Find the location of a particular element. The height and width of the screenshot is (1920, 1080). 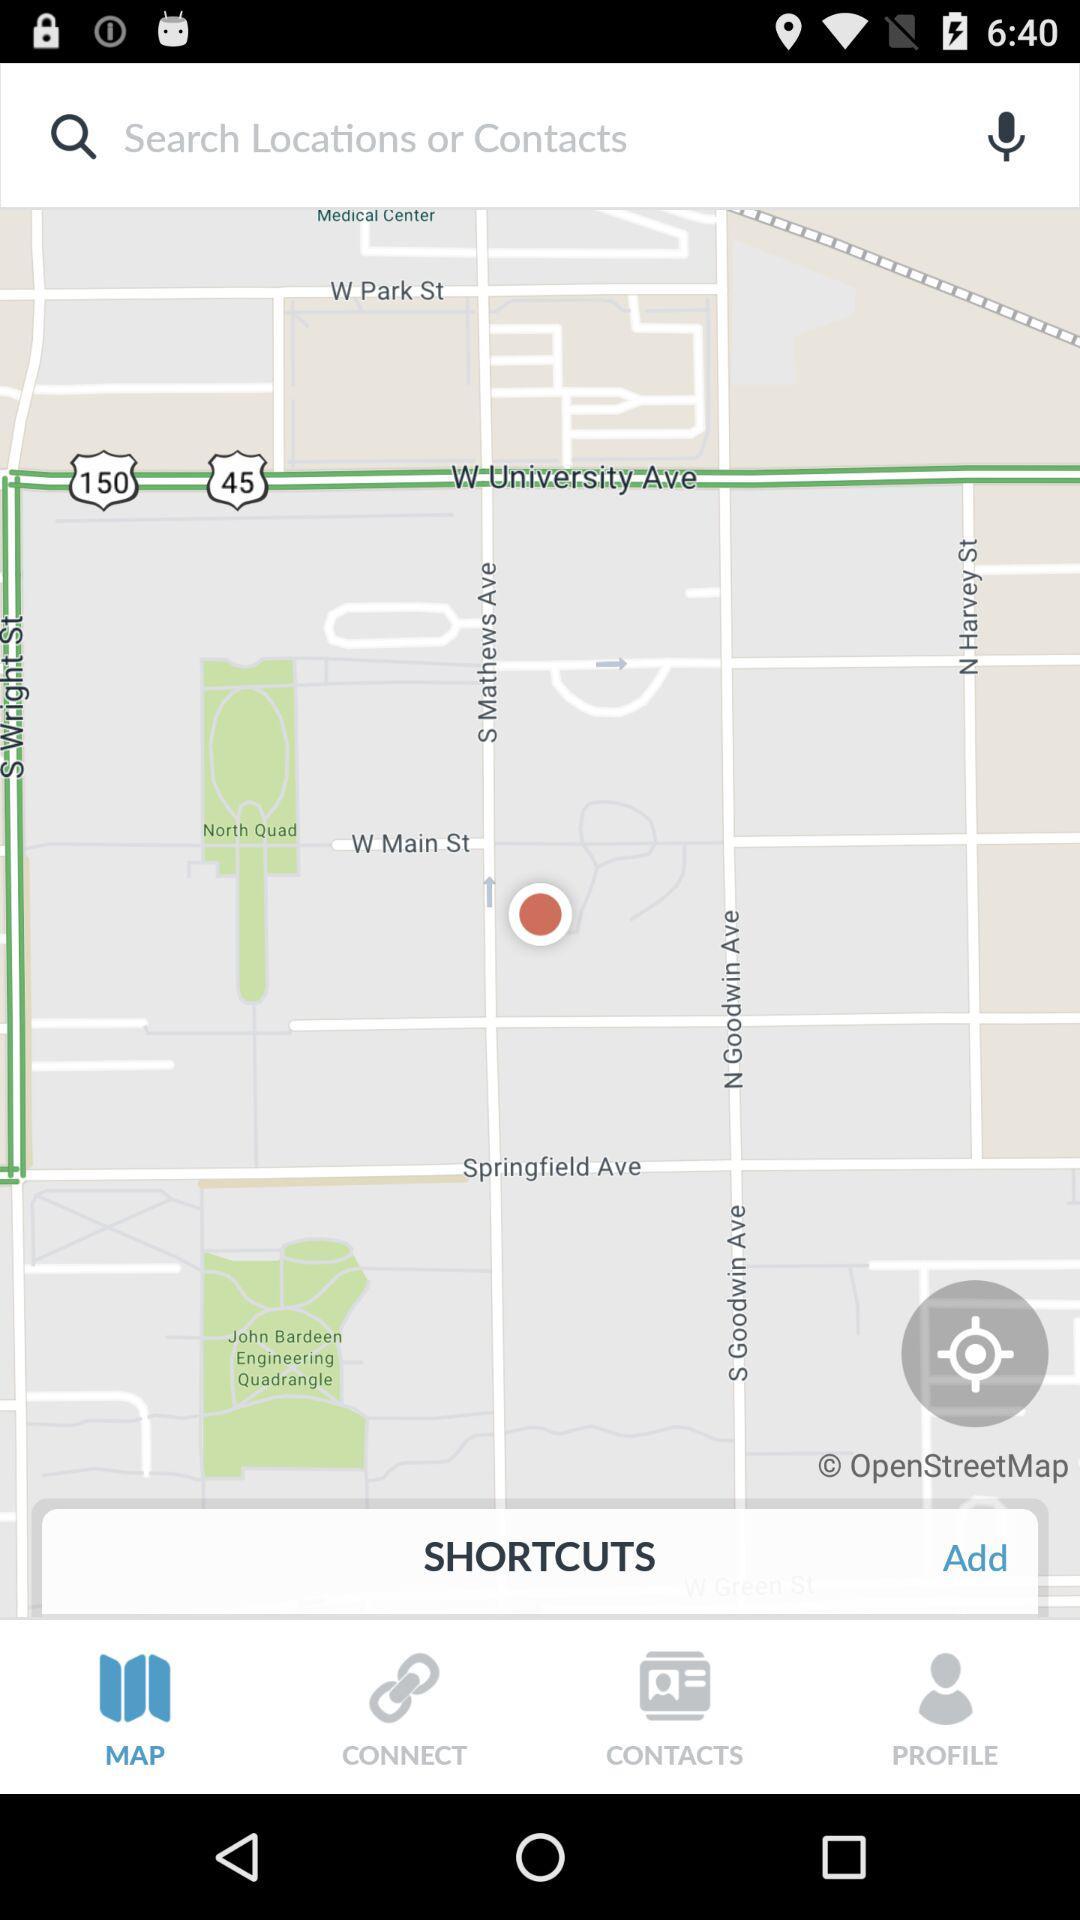

the location_crosshair icon is located at coordinates (974, 1448).